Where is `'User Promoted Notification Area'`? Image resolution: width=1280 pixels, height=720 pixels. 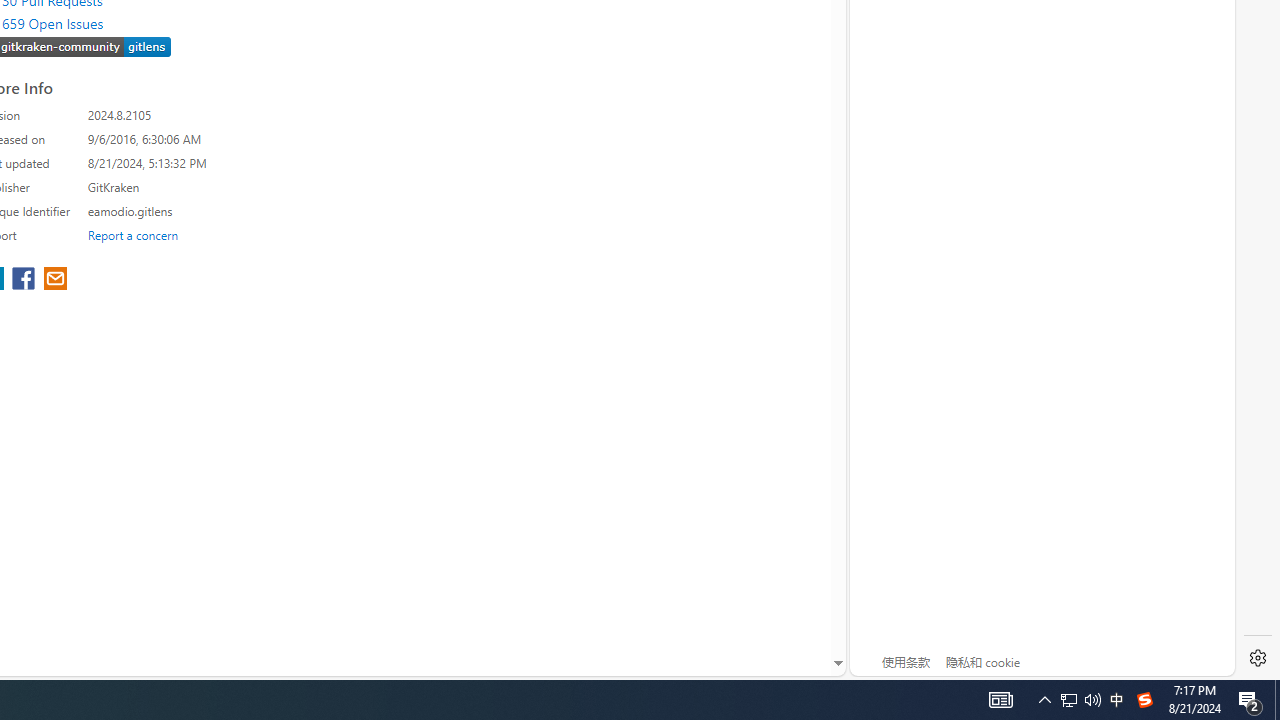 'User Promoted Notification Area' is located at coordinates (1044, 698).